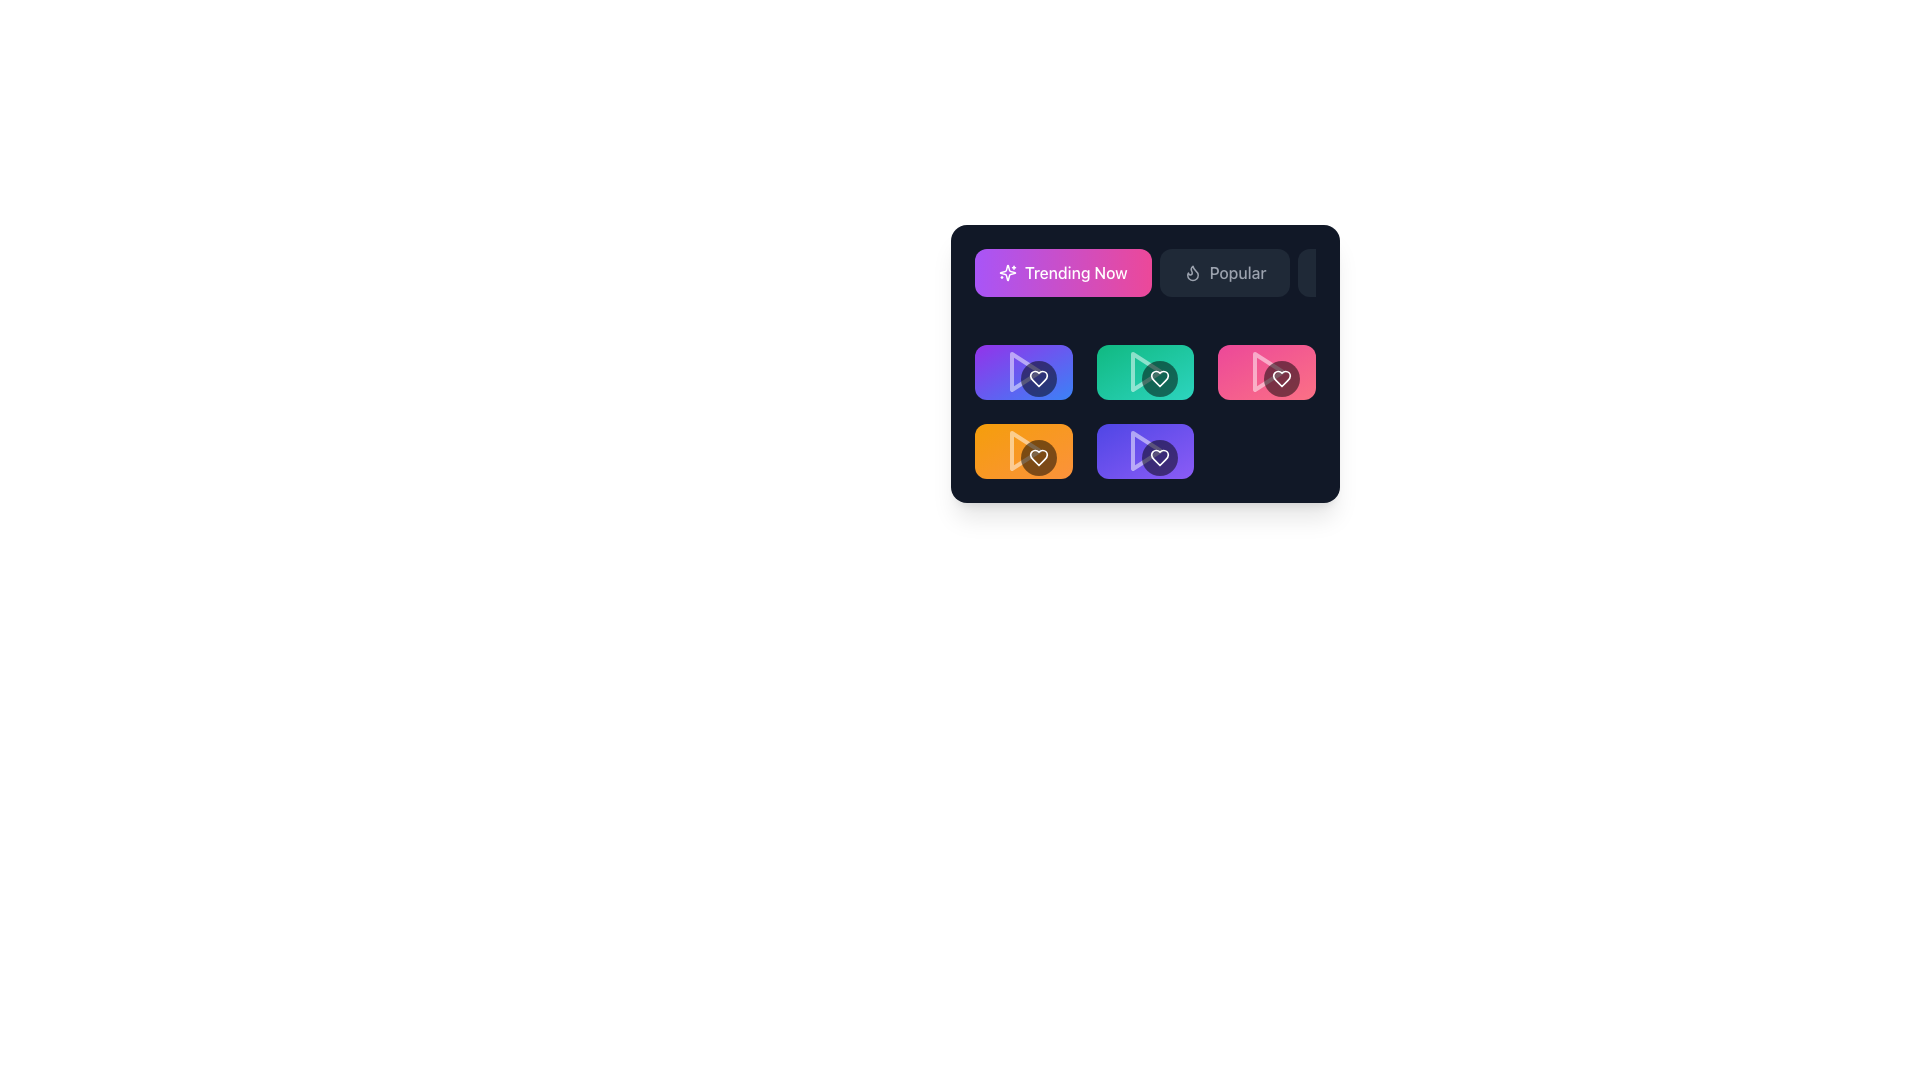 Image resolution: width=1920 pixels, height=1080 pixels. Describe the element at coordinates (1223, 273) in the screenshot. I see `the 'Popular' button with a flame icon to filter popular content` at that location.